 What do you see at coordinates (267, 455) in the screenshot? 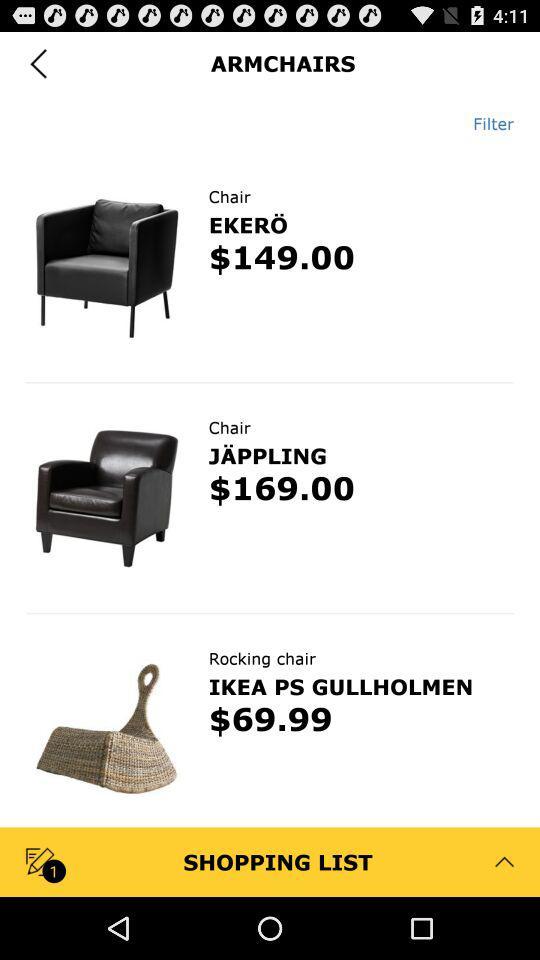
I see `icon above the $169.00 app` at bounding box center [267, 455].